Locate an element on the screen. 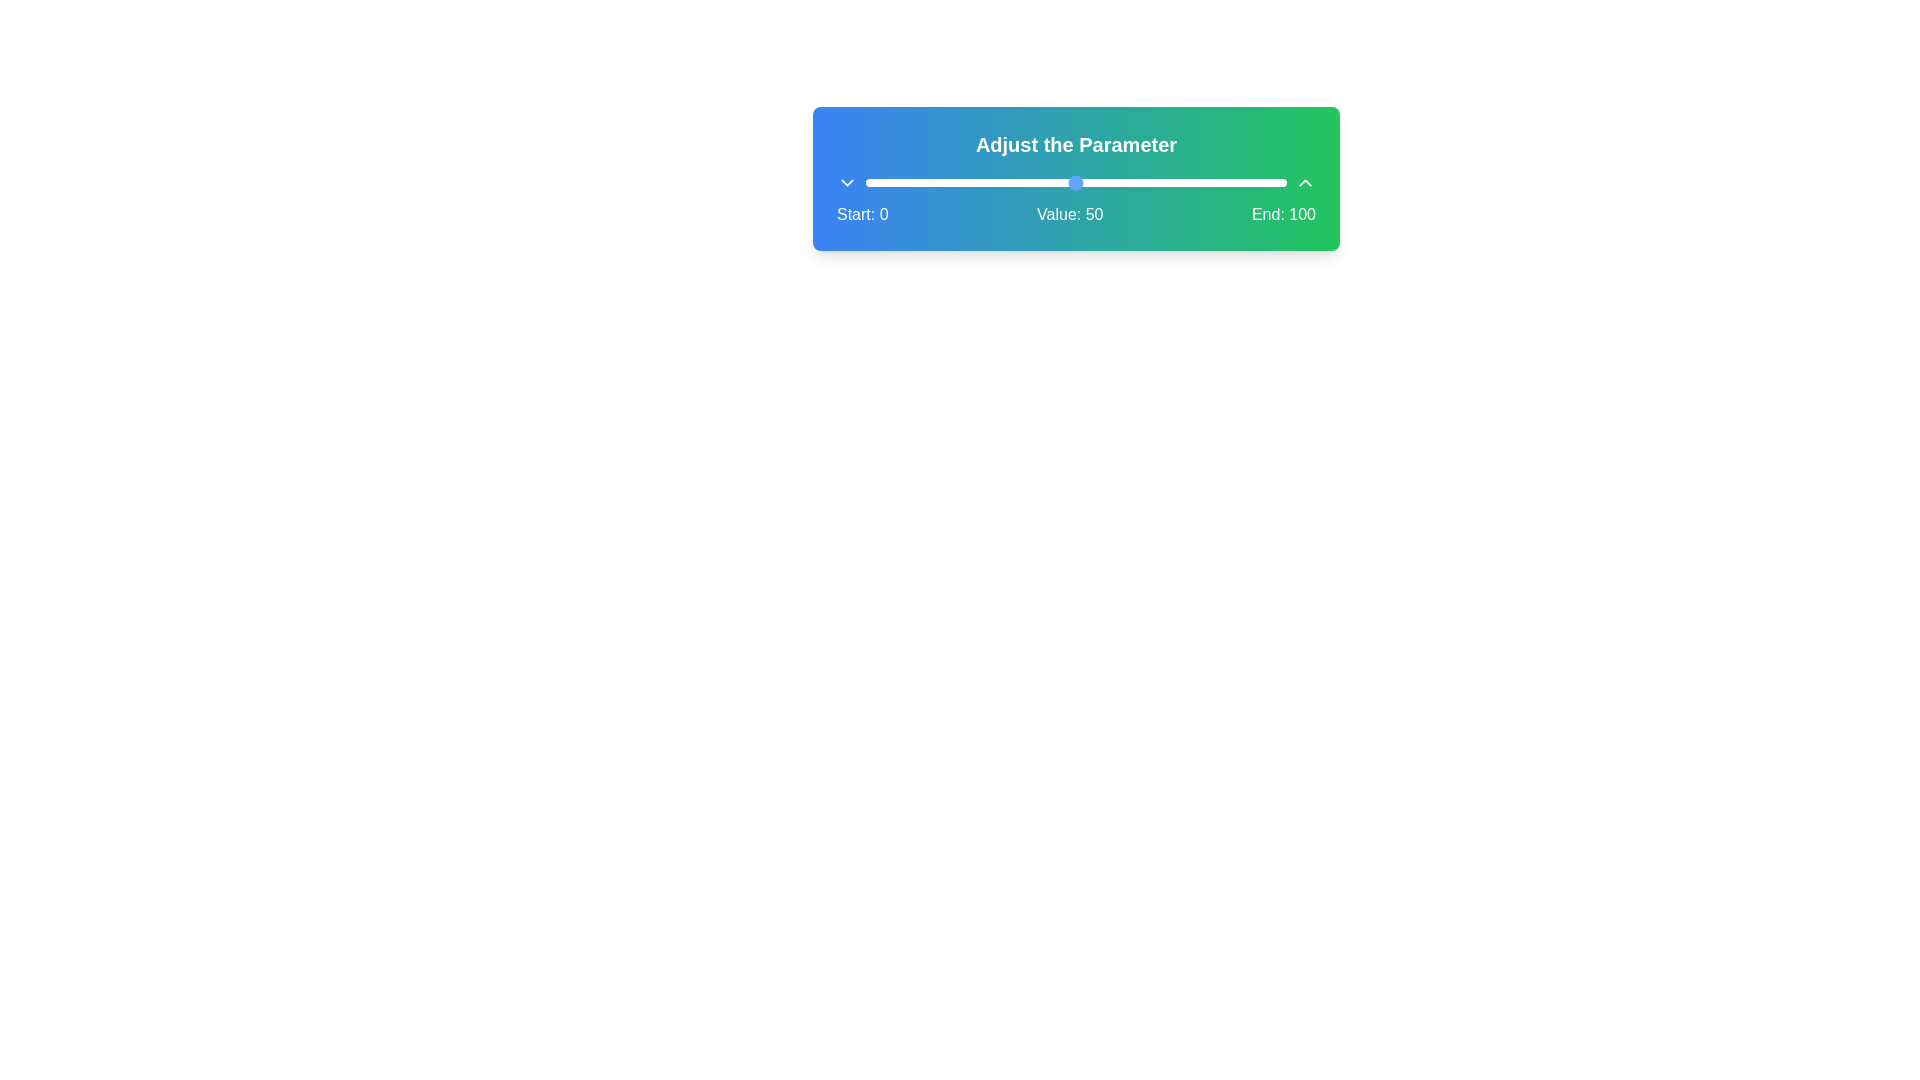 The image size is (1920, 1080). the text label that reads 'Adjust the Parameter', which is displayed in bold and large white font against a gradient background transitioning from blue to green is located at coordinates (1075, 144).